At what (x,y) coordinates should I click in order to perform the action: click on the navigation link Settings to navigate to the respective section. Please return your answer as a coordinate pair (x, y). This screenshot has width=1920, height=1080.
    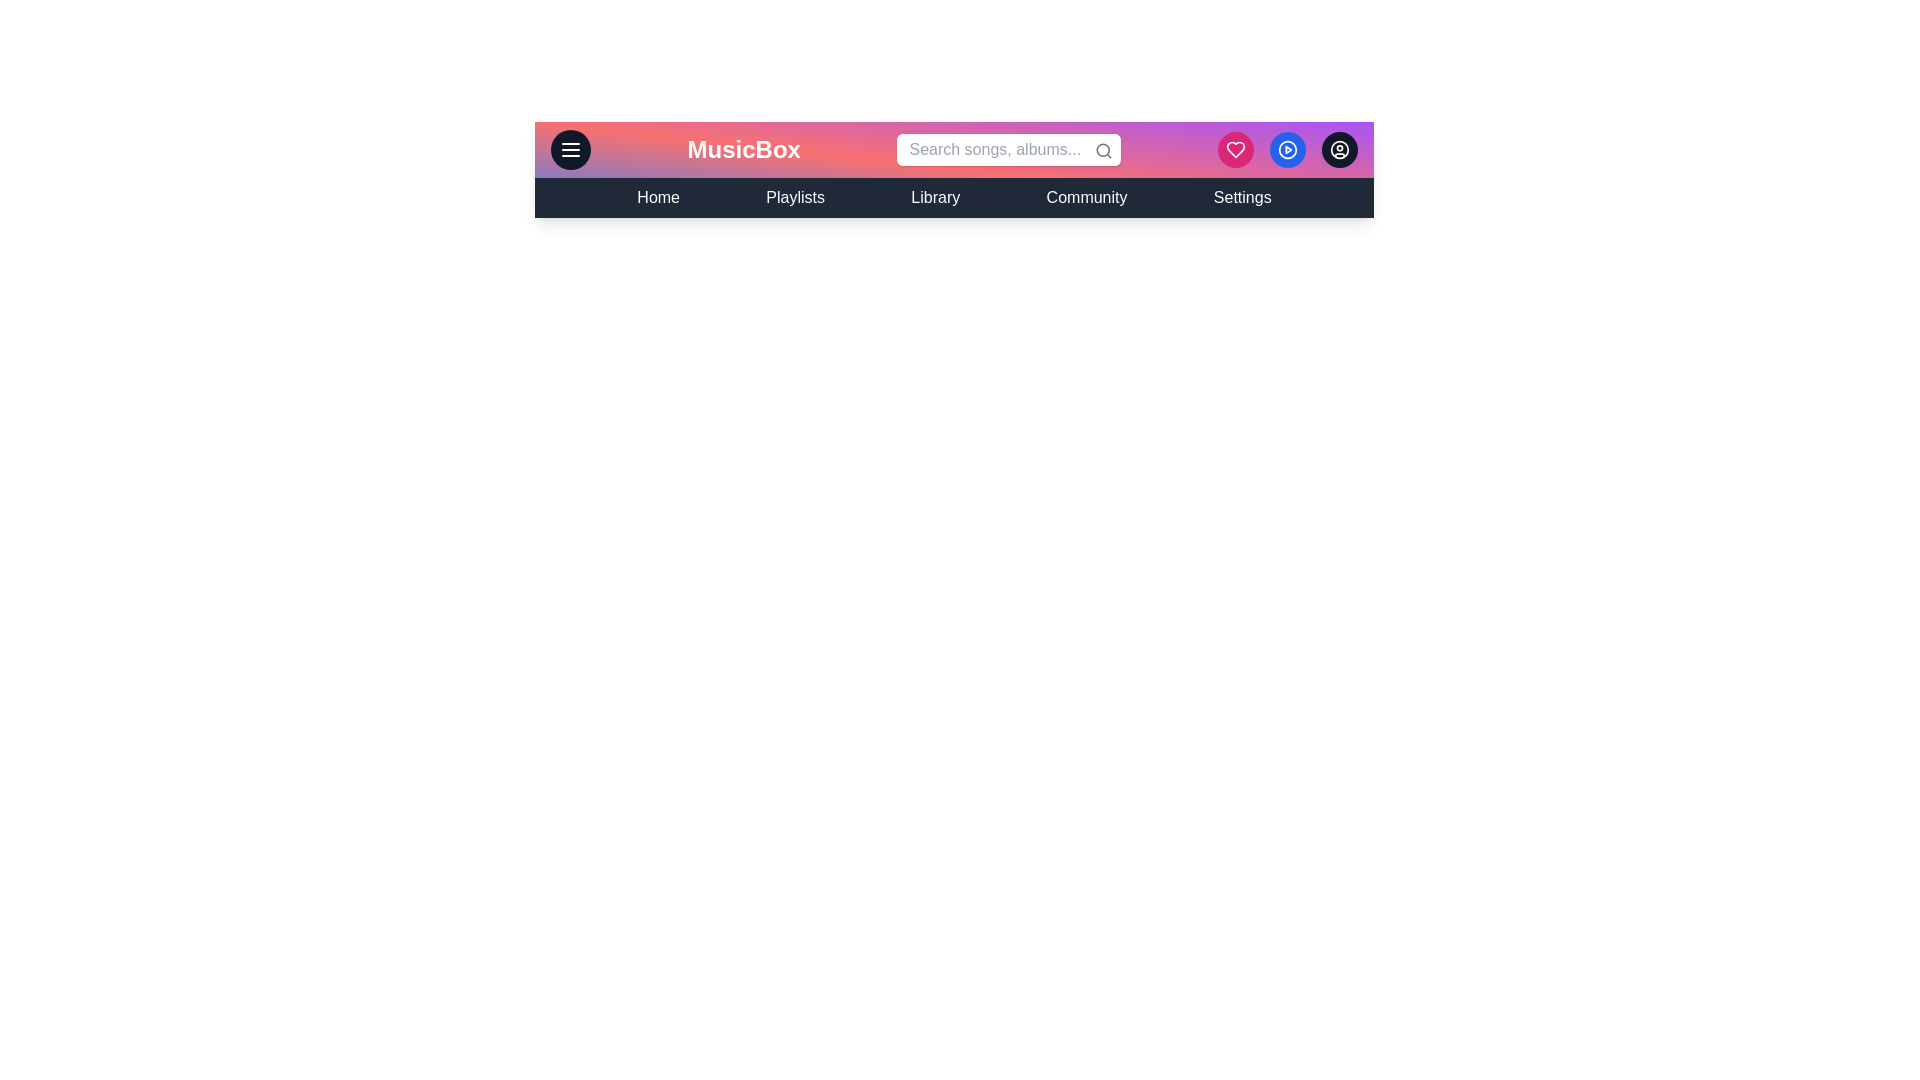
    Looking at the image, I should click on (1241, 197).